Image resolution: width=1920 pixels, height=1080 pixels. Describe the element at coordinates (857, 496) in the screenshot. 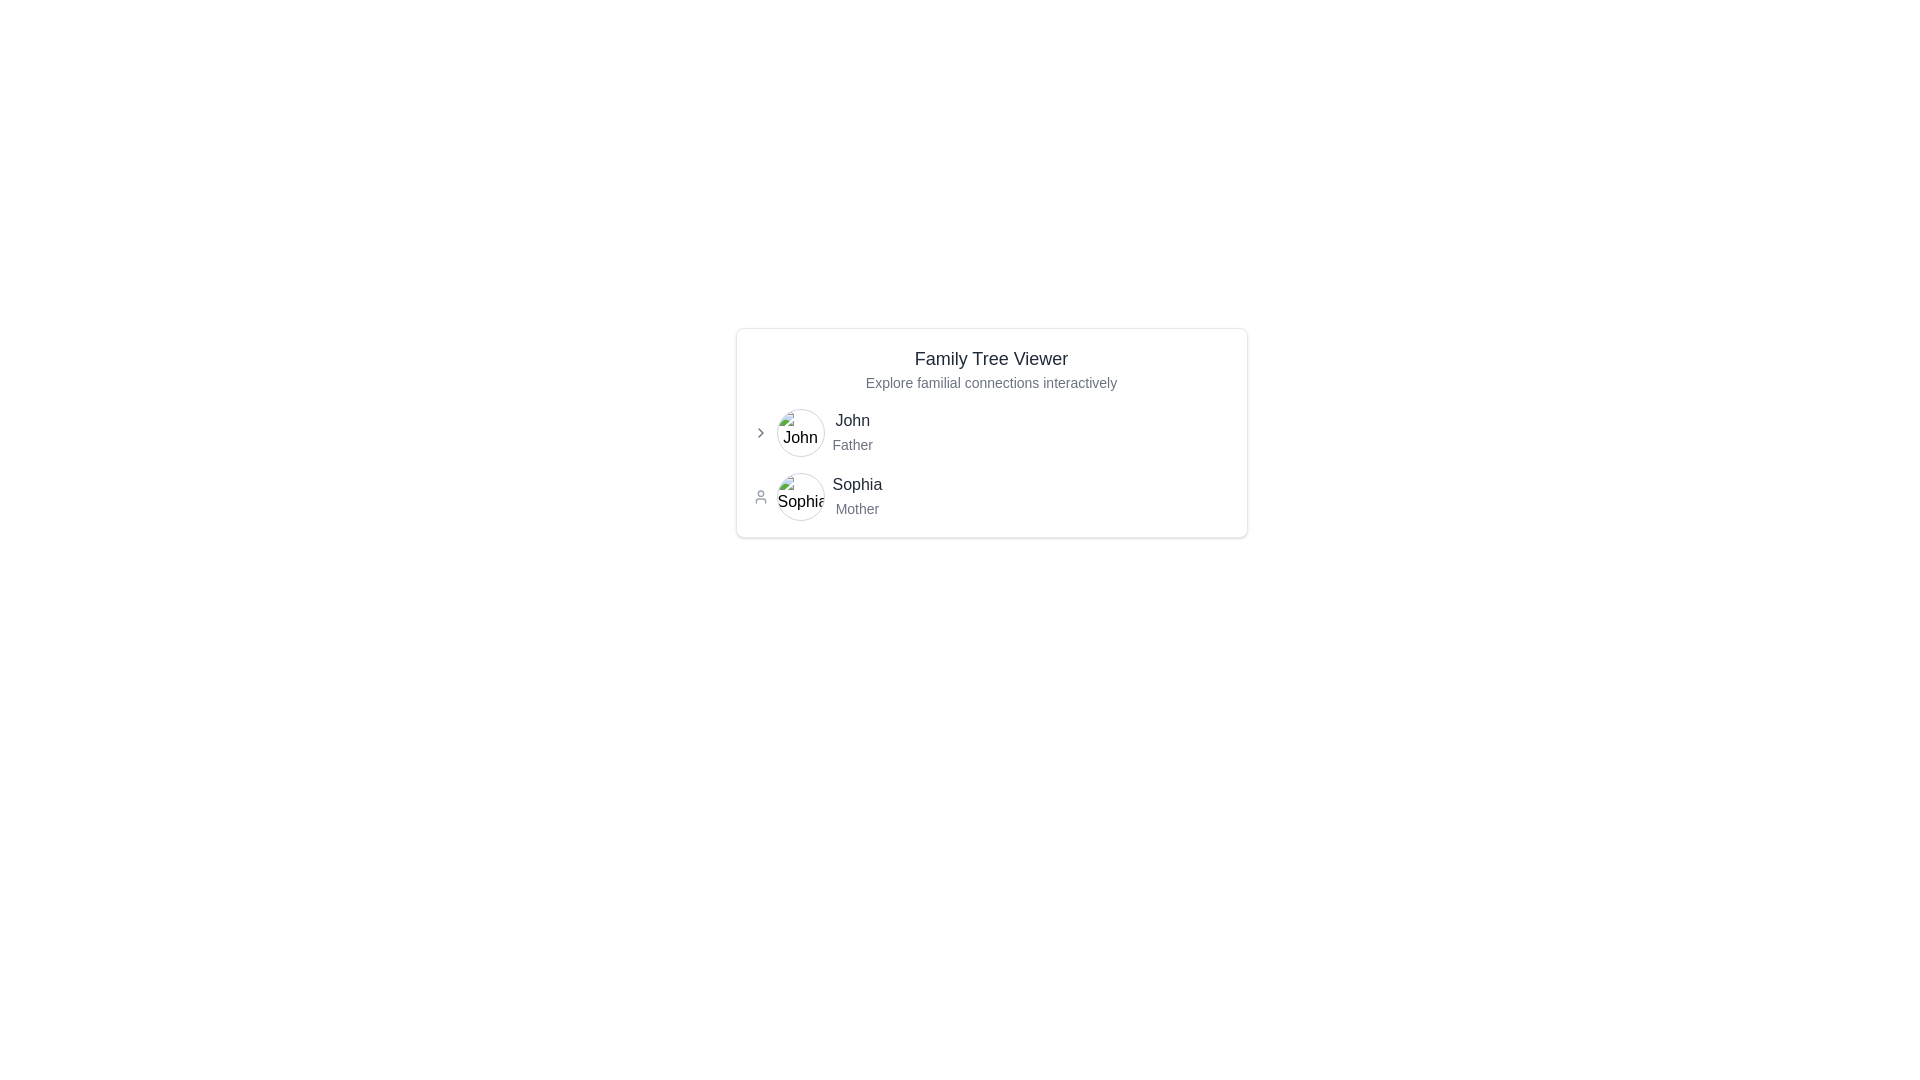

I see `the Textual Display showing 'Sophia' and 'Mother', located beneath the list item for 'John' and next to the user's profile picture icon` at that location.